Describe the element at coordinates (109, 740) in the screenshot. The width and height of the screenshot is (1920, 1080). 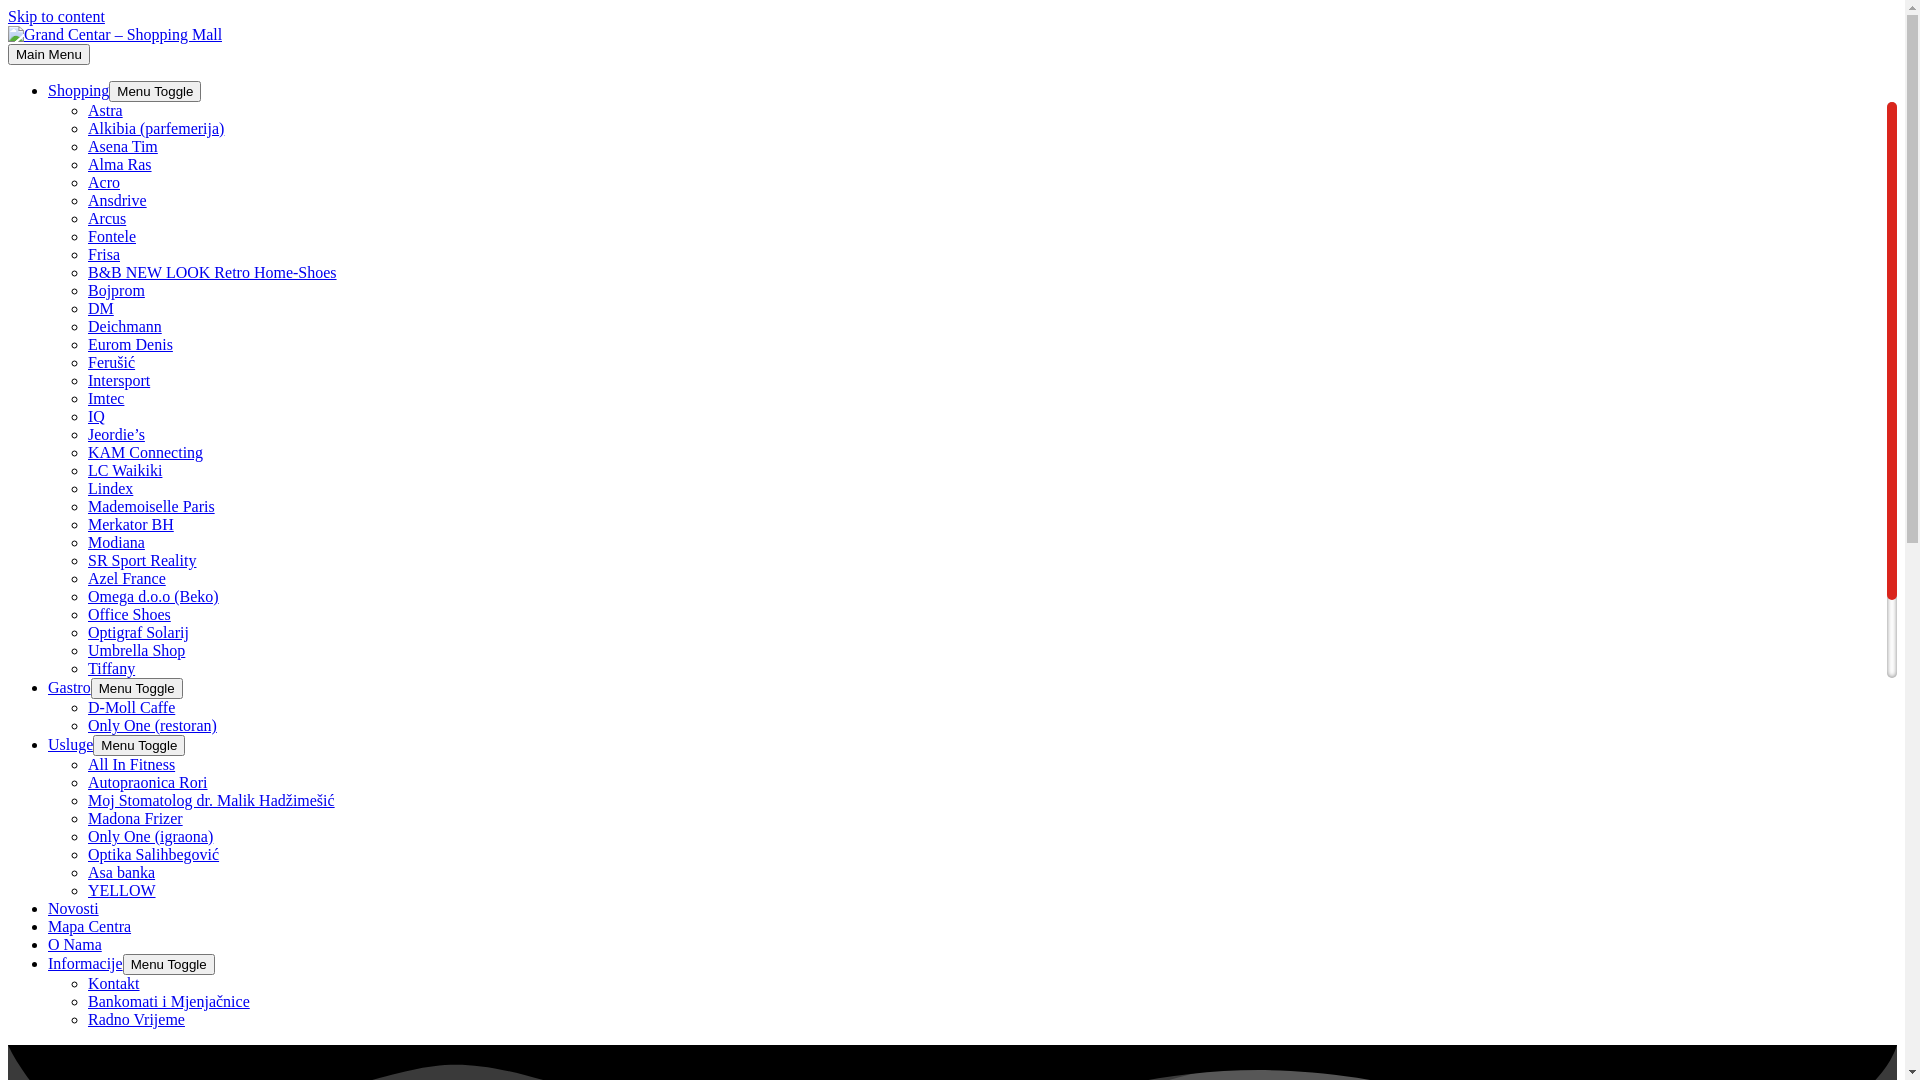
I see `'Wizard'` at that location.